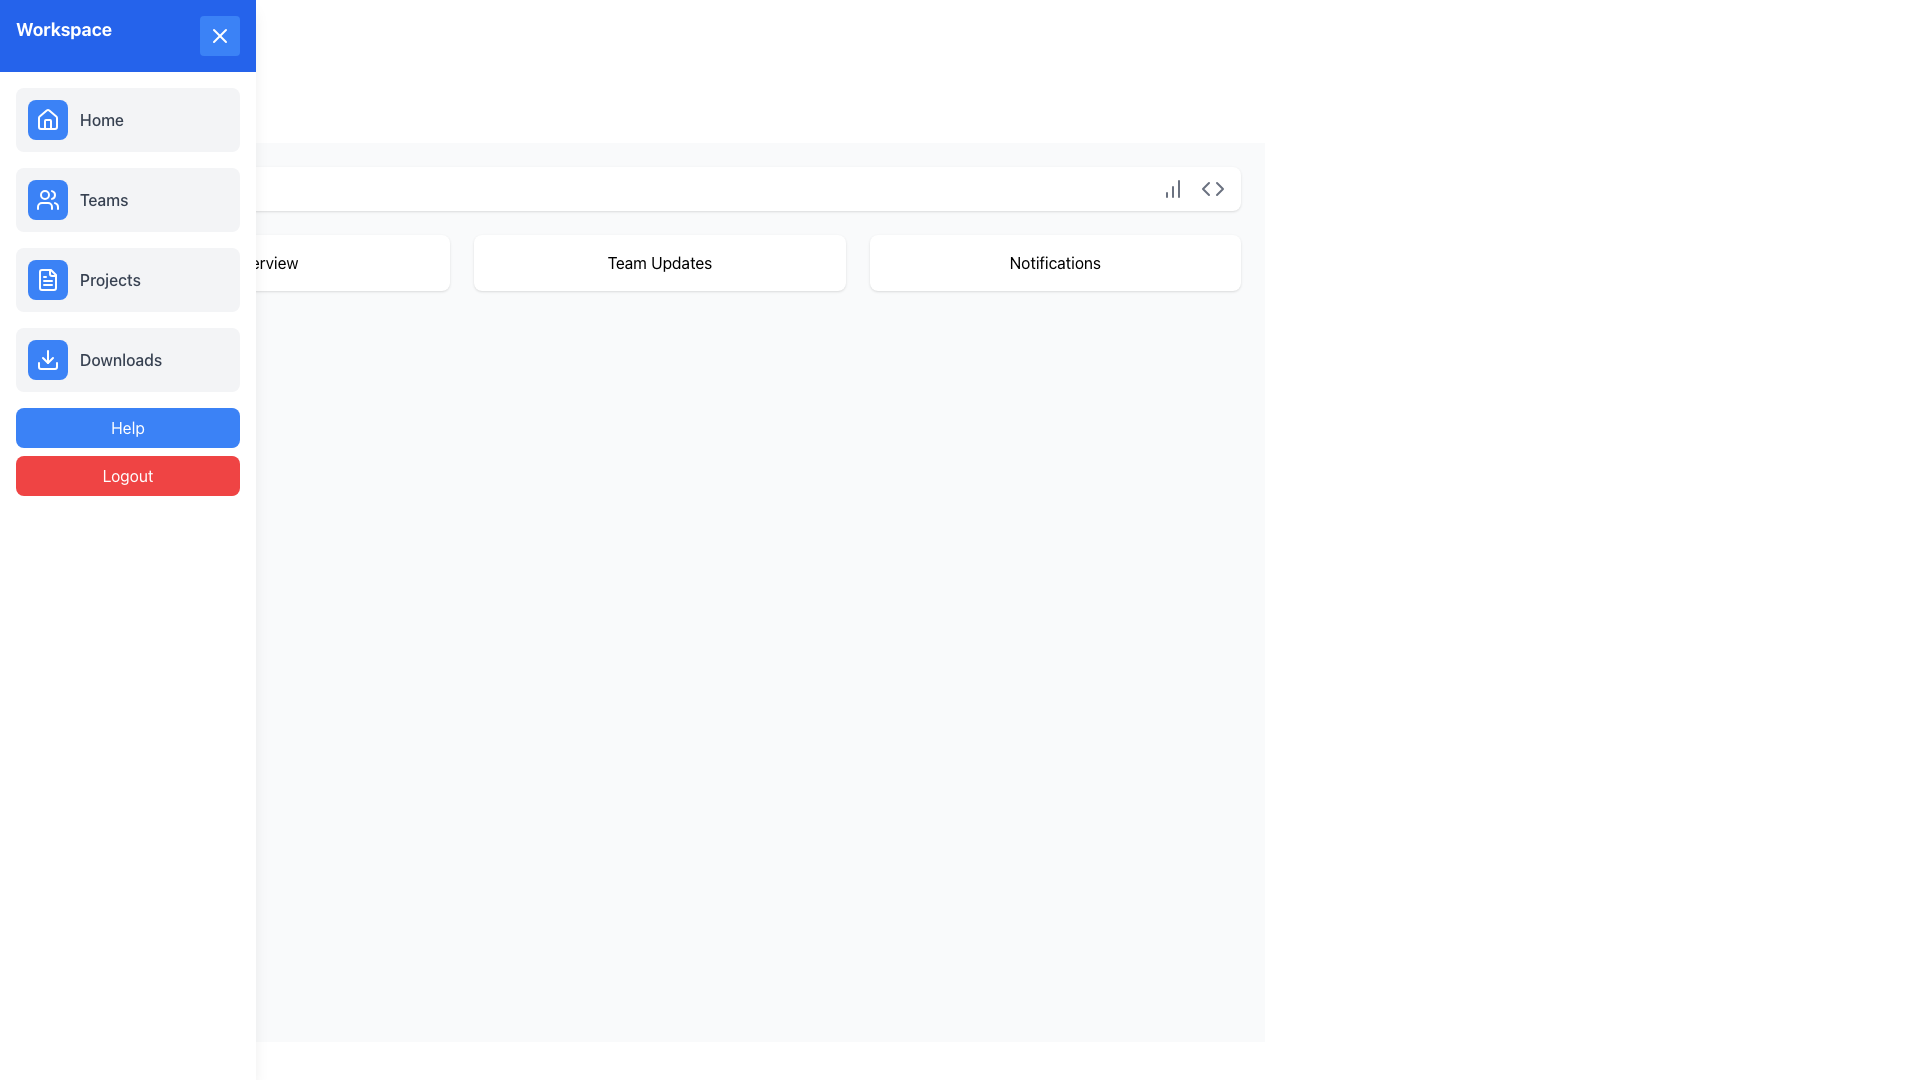 Image resolution: width=1920 pixels, height=1080 pixels. Describe the element at coordinates (48, 358) in the screenshot. I see `the blue circular Icon Button with a white download icon located in the left vertical navigation menu under 'Downloads'` at that location.